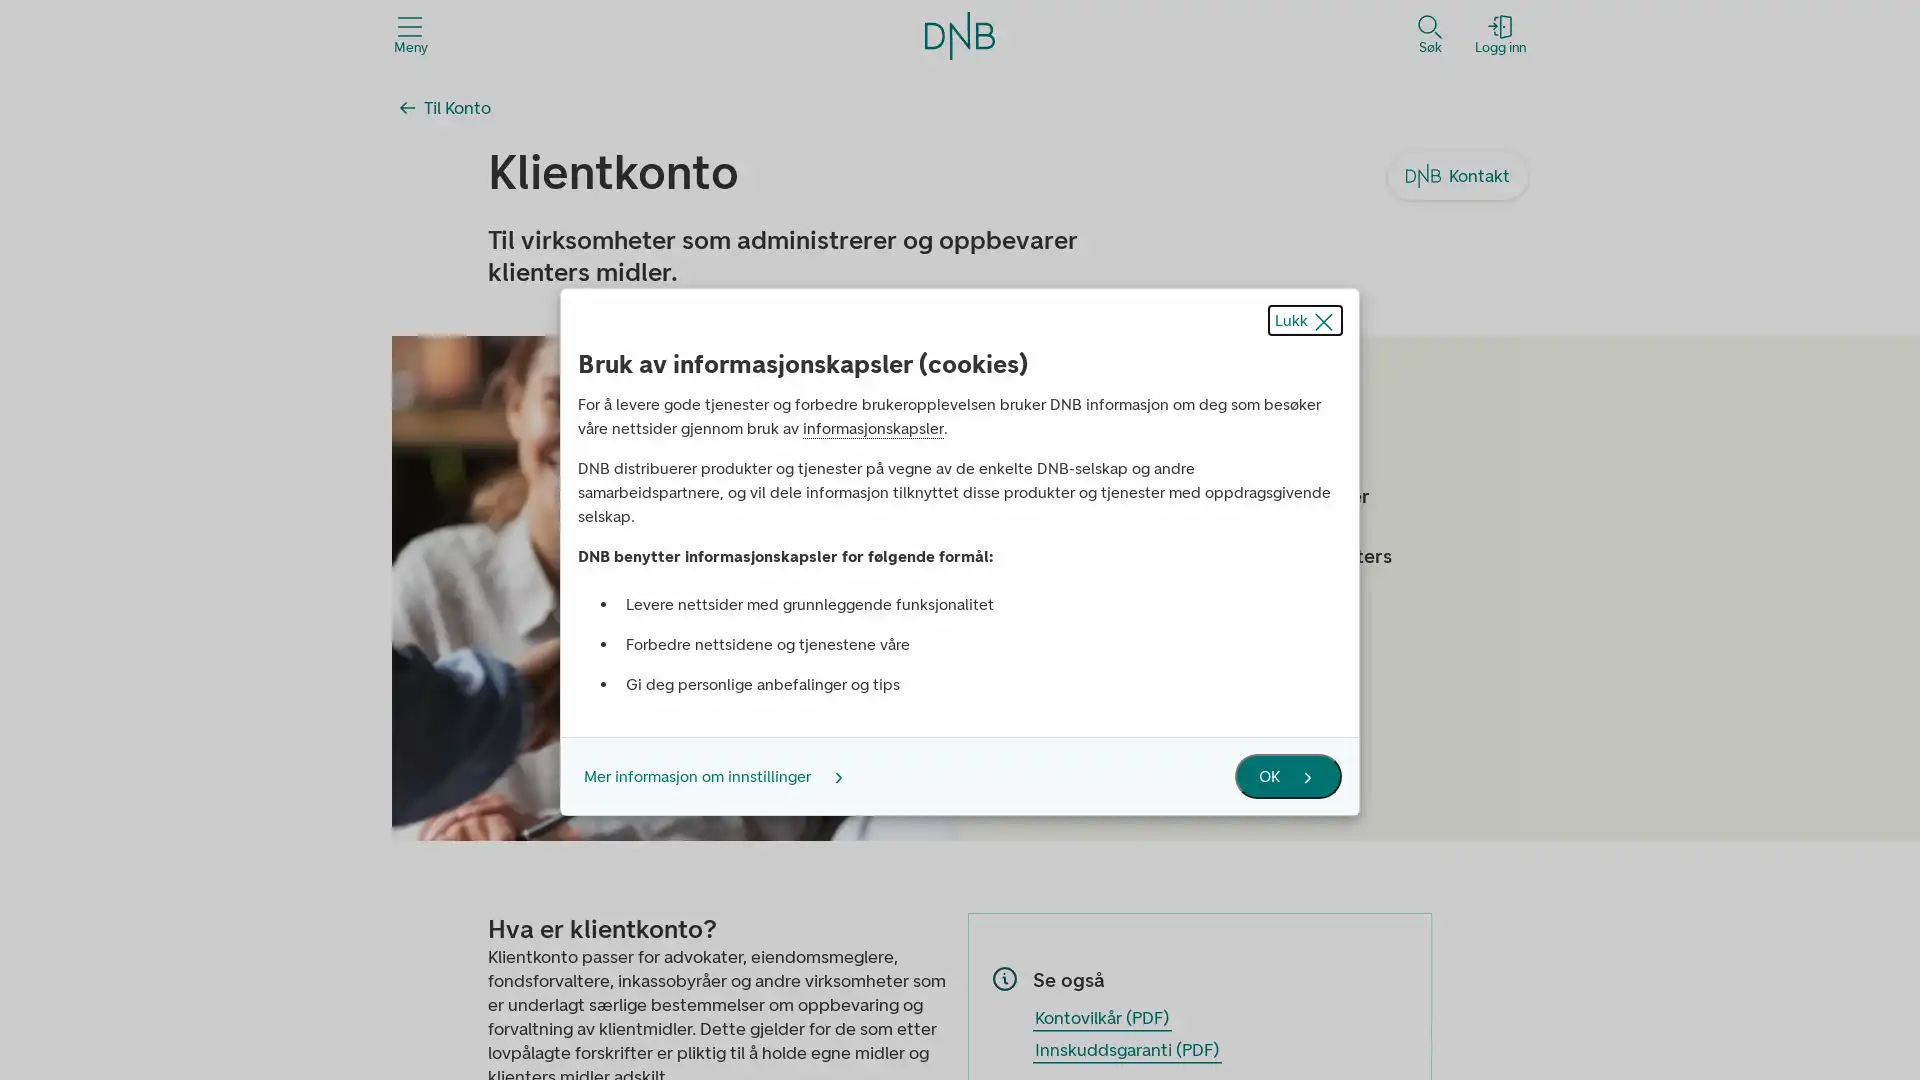 The image size is (1920, 1080). Describe the element at coordinates (706, 774) in the screenshot. I see `Mer informasjon om innstillinger` at that location.